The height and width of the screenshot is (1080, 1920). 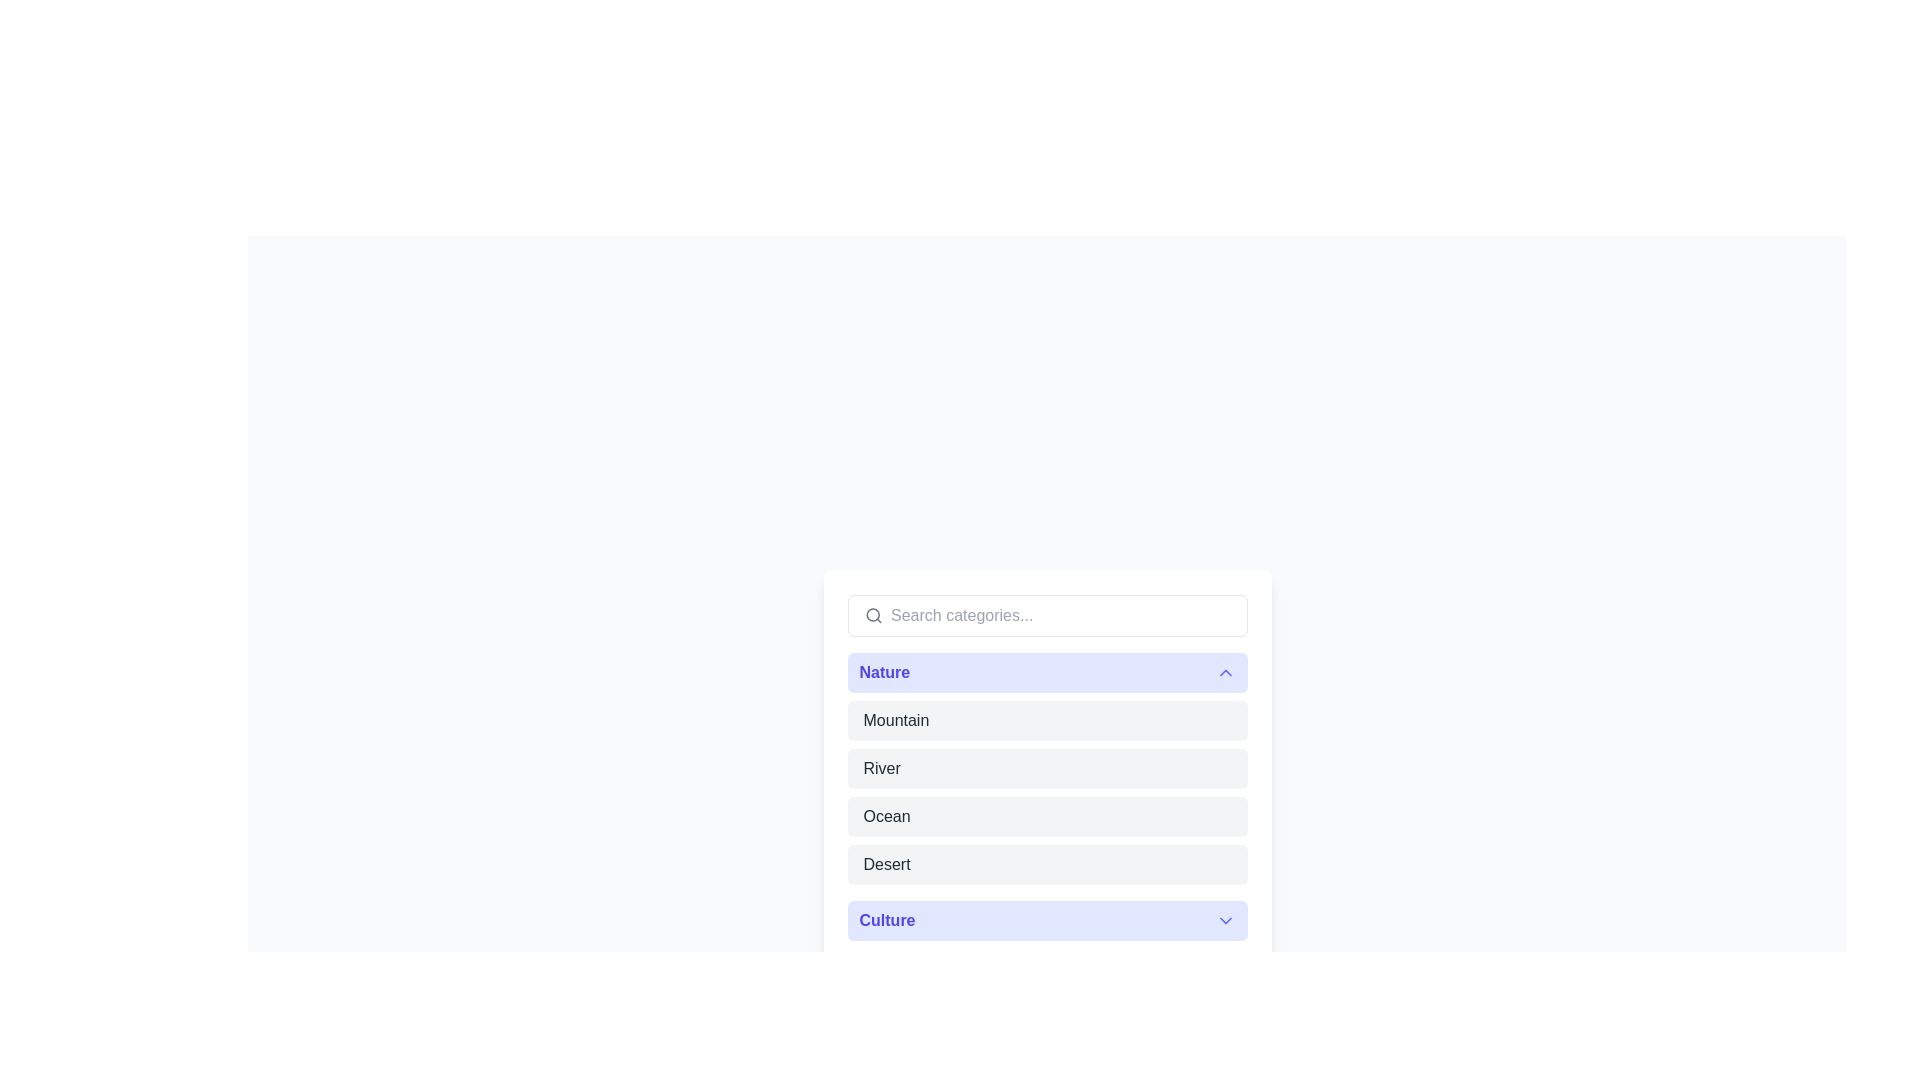 I want to click on the text label displaying 'Ocean' in the dropdown list under the 'Nature' section, so click(x=886, y=817).